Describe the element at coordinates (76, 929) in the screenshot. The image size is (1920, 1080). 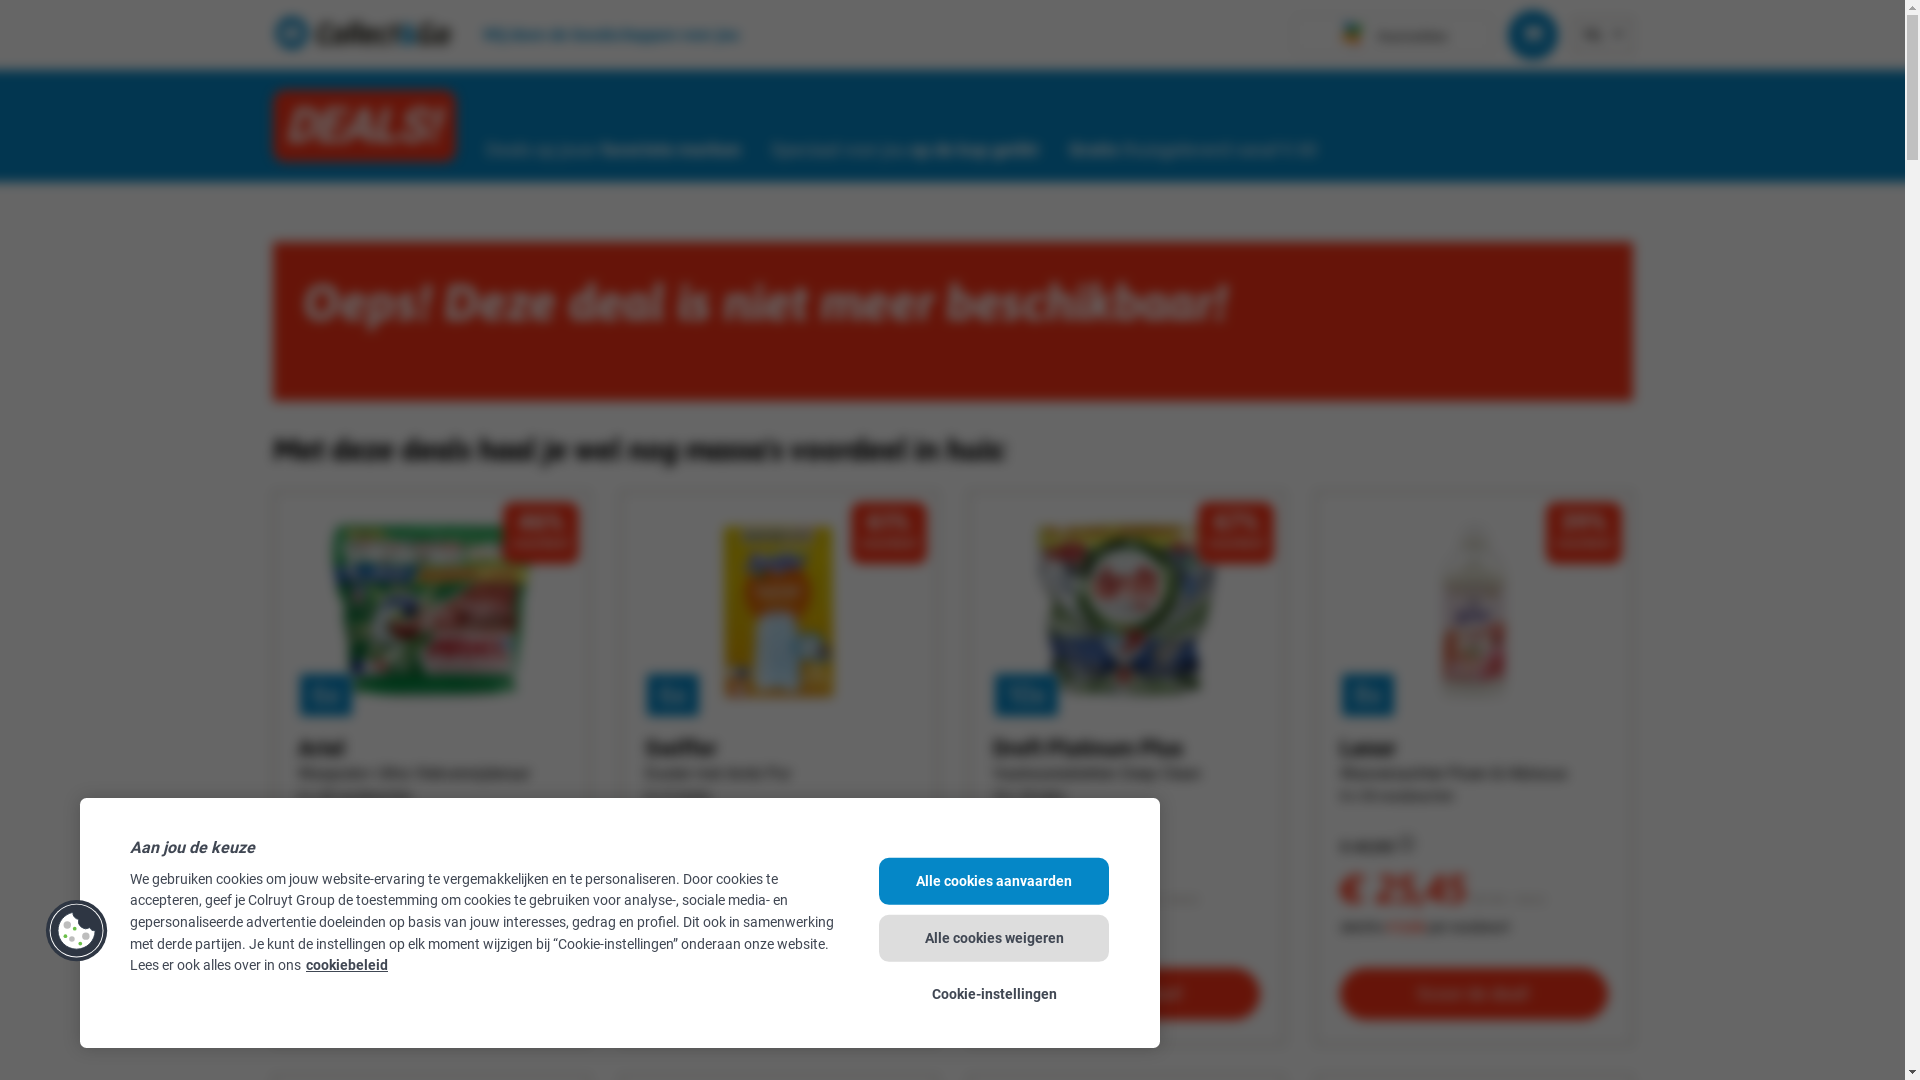
I see `'Cookies Button'` at that location.